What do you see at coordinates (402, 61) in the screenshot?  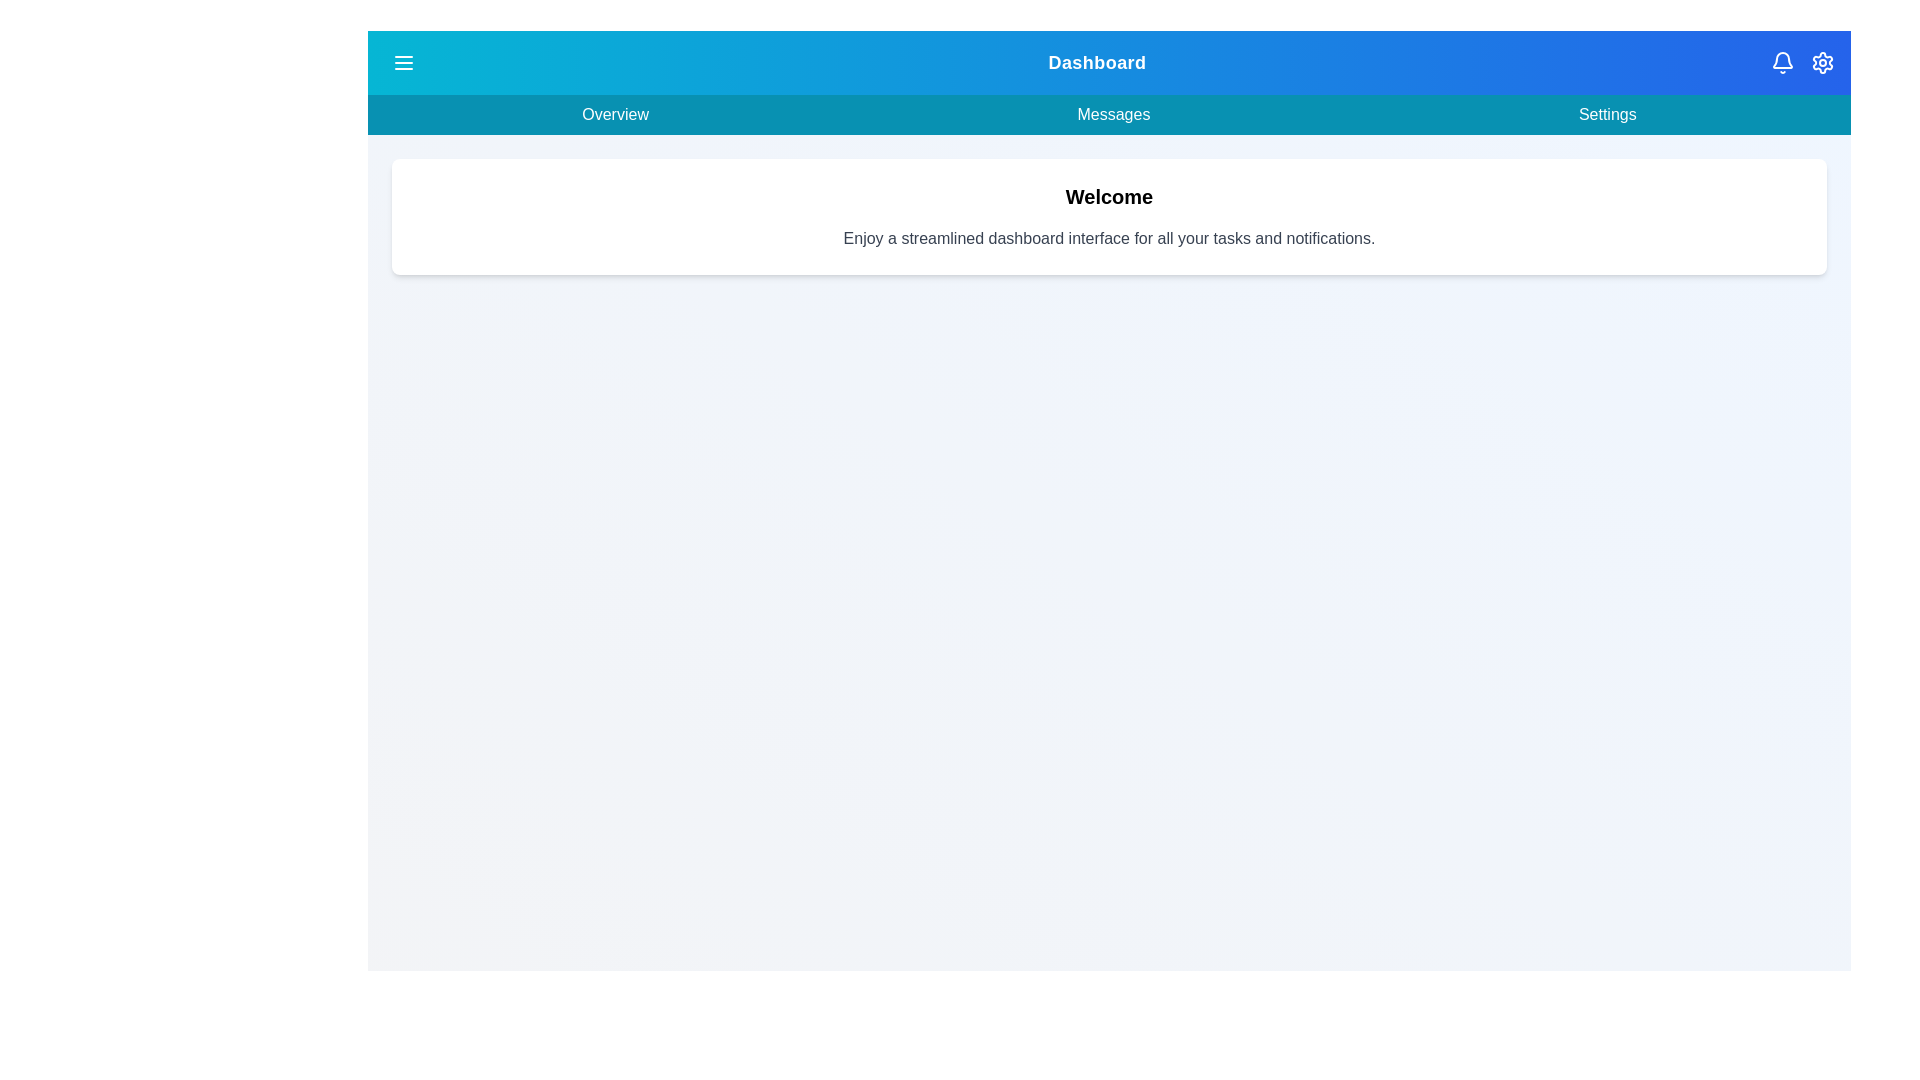 I see `the menu icon to toggle the menu visibility` at bounding box center [402, 61].